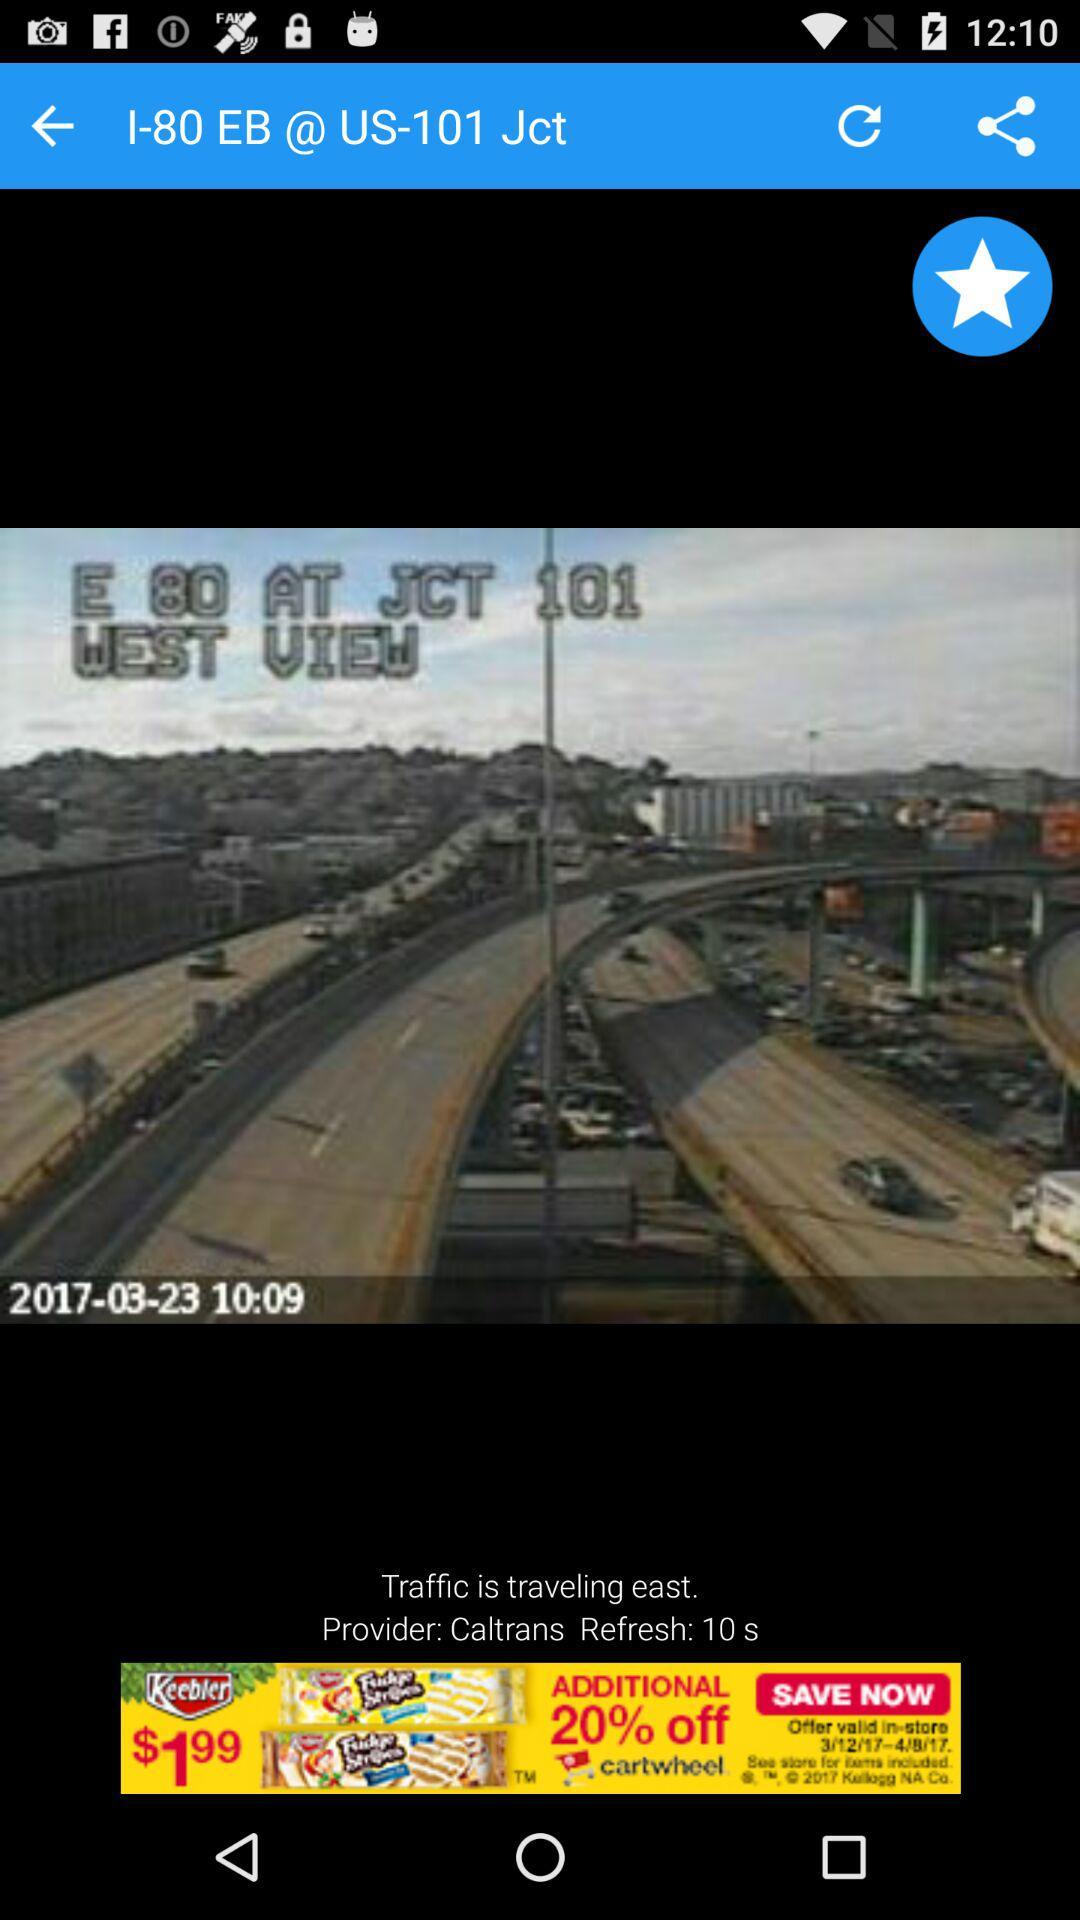 The height and width of the screenshot is (1920, 1080). Describe the element at coordinates (540, 1727) in the screenshot. I see `advertiser site` at that location.